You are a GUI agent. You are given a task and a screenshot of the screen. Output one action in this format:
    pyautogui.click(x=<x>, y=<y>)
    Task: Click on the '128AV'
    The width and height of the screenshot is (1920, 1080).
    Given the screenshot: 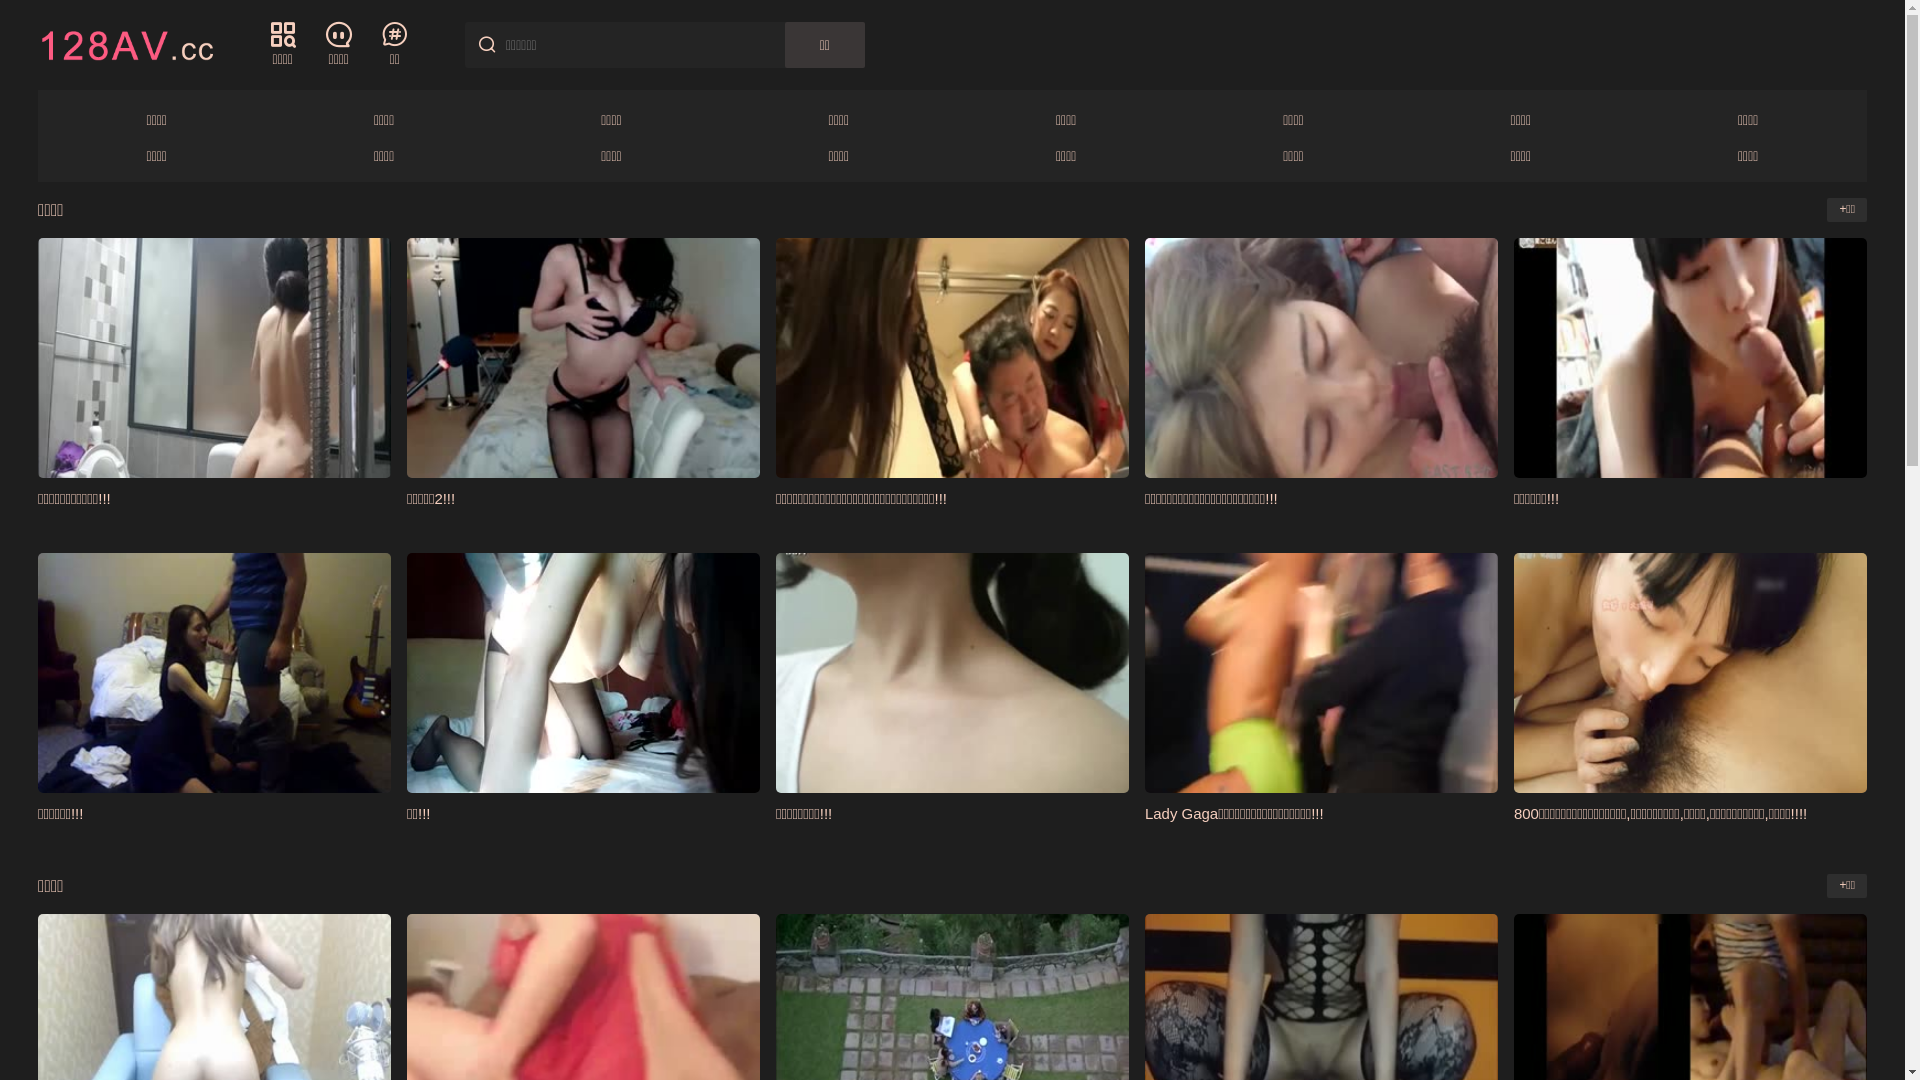 What is the action you would take?
    pyautogui.click(x=124, y=43)
    